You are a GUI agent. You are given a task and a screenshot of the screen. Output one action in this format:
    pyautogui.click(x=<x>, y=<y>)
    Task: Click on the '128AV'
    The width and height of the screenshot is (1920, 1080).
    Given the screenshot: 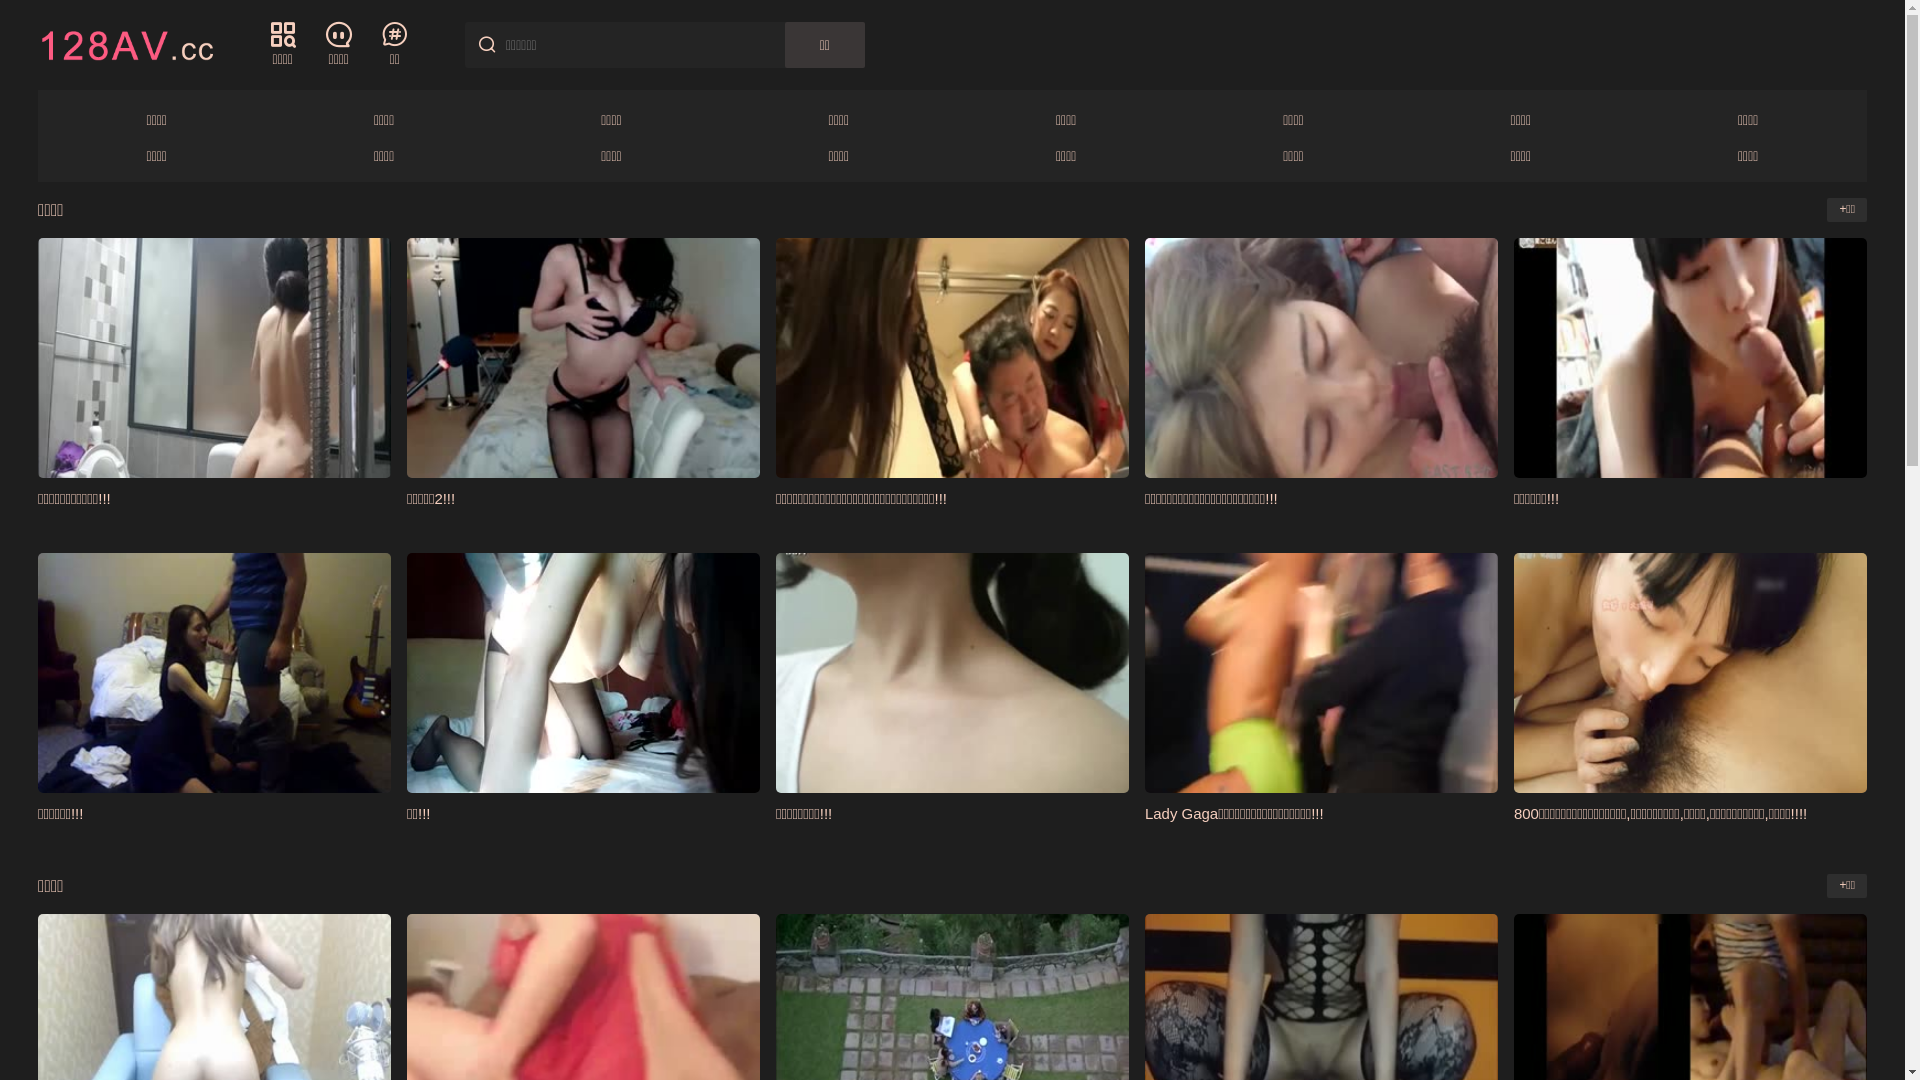 What is the action you would take?
    pyautogui.click(x=124, y=43)
    